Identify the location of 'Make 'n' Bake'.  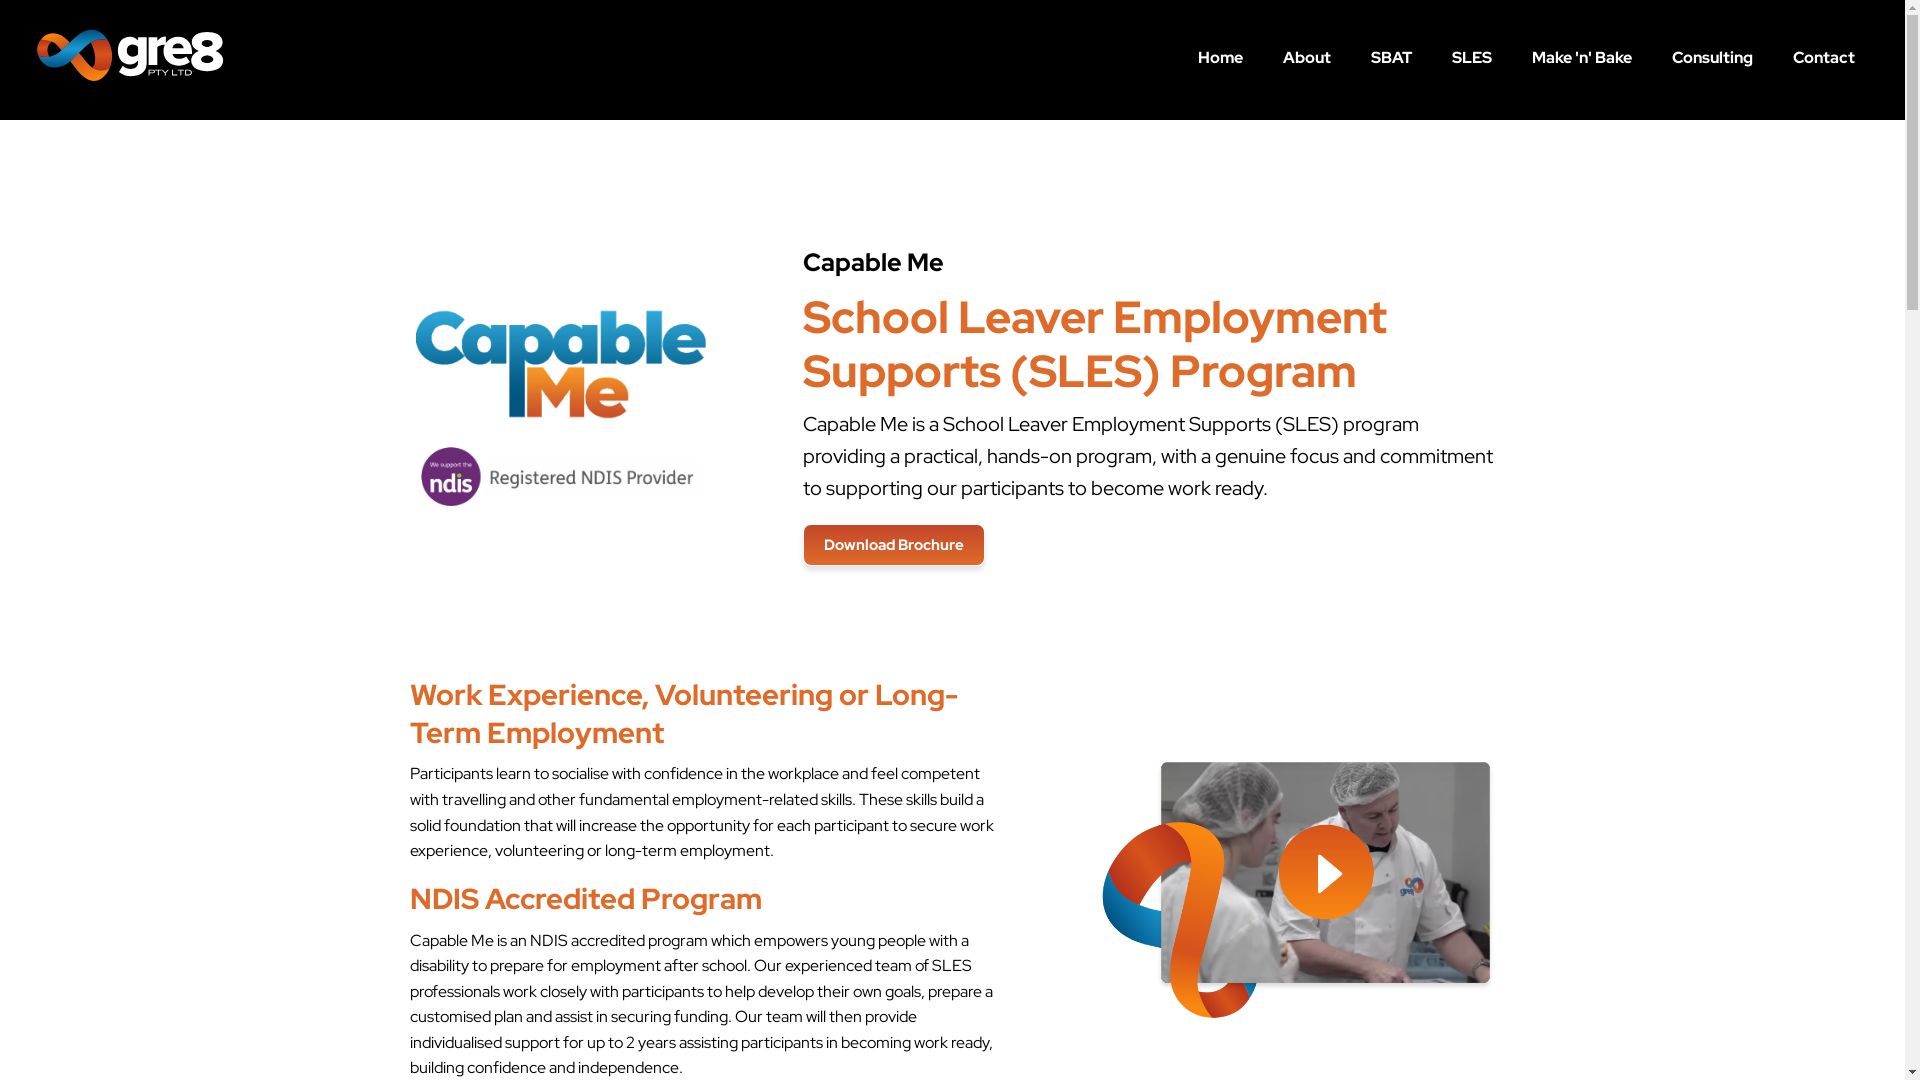
(1581, 56).